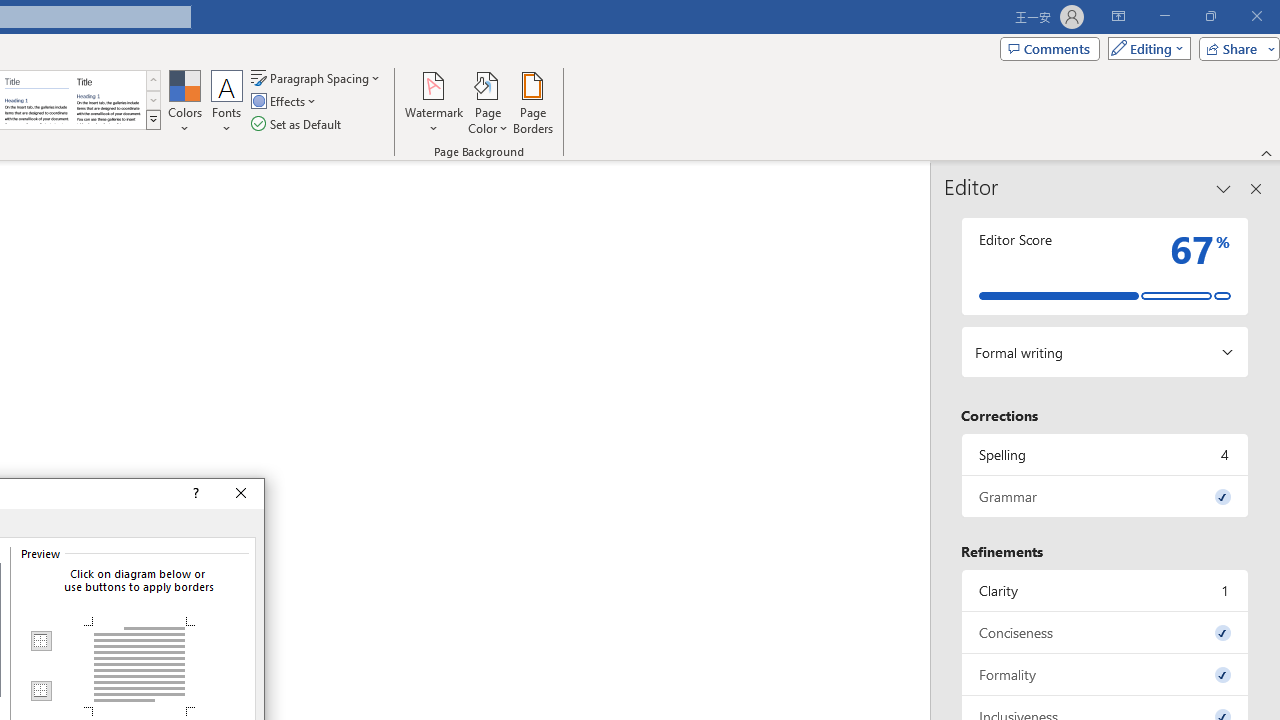 This screenshot has height=720, width=1280. Describe the element at coordinates (194, 493) in the screenshot. I see `'Context help'` at that location.